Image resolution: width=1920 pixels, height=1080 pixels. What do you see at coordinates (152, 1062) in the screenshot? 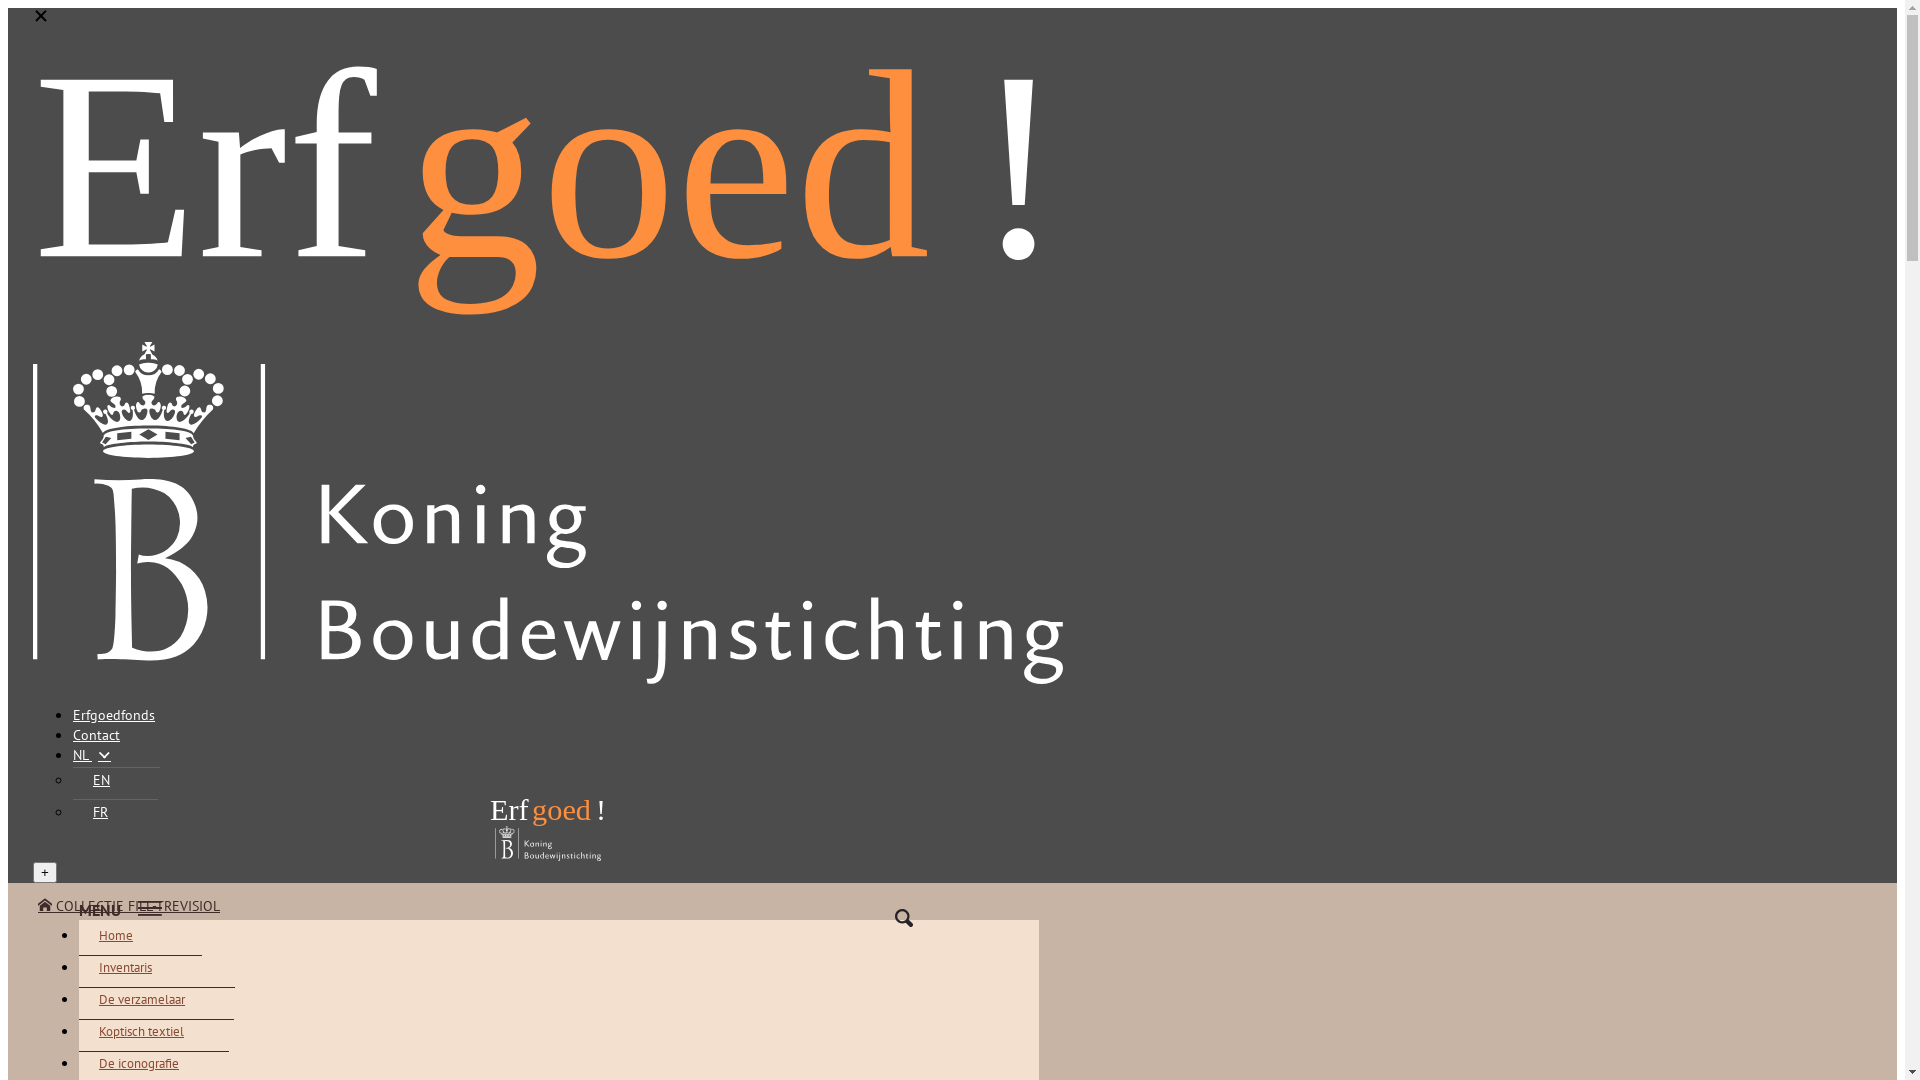
I see `'De iconografie'` at bounding box center [152, 1062].